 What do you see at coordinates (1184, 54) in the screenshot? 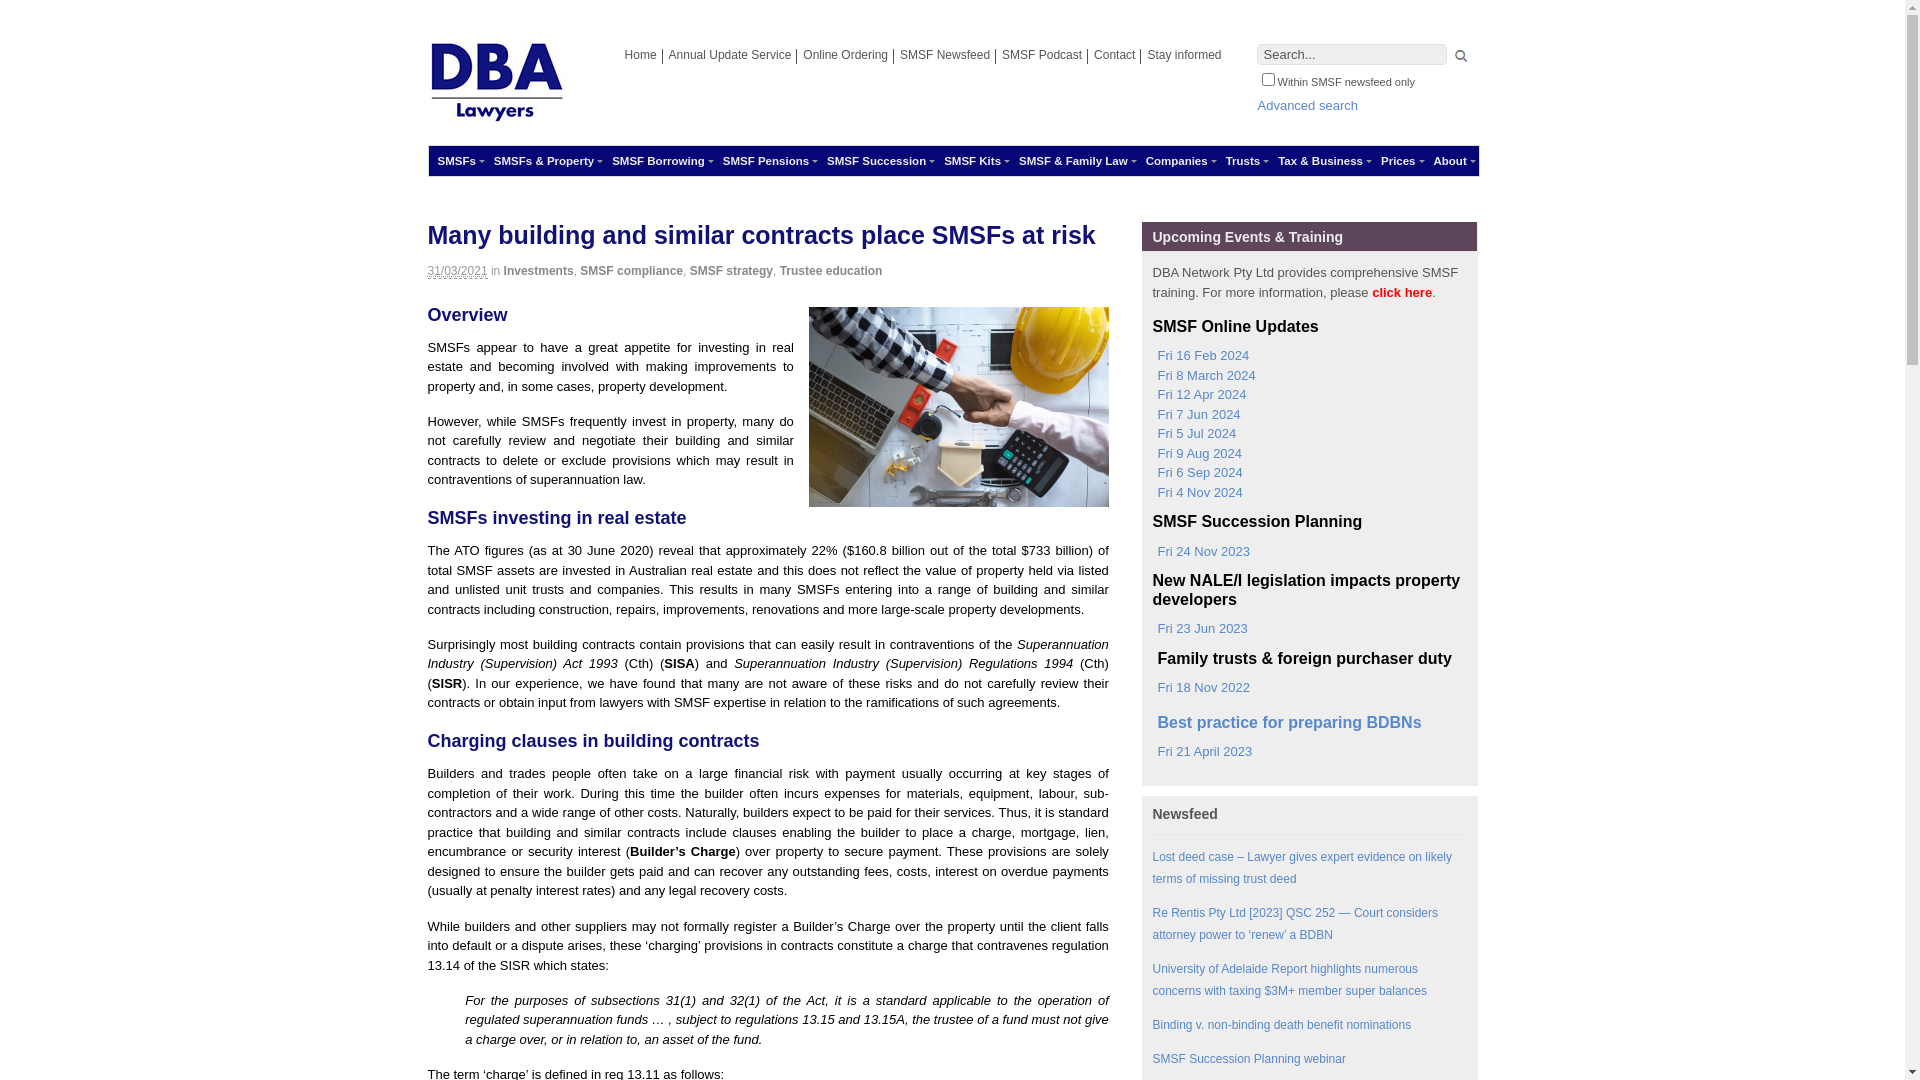
I see `'Stay informed'` at bounding box center [1184, 54].